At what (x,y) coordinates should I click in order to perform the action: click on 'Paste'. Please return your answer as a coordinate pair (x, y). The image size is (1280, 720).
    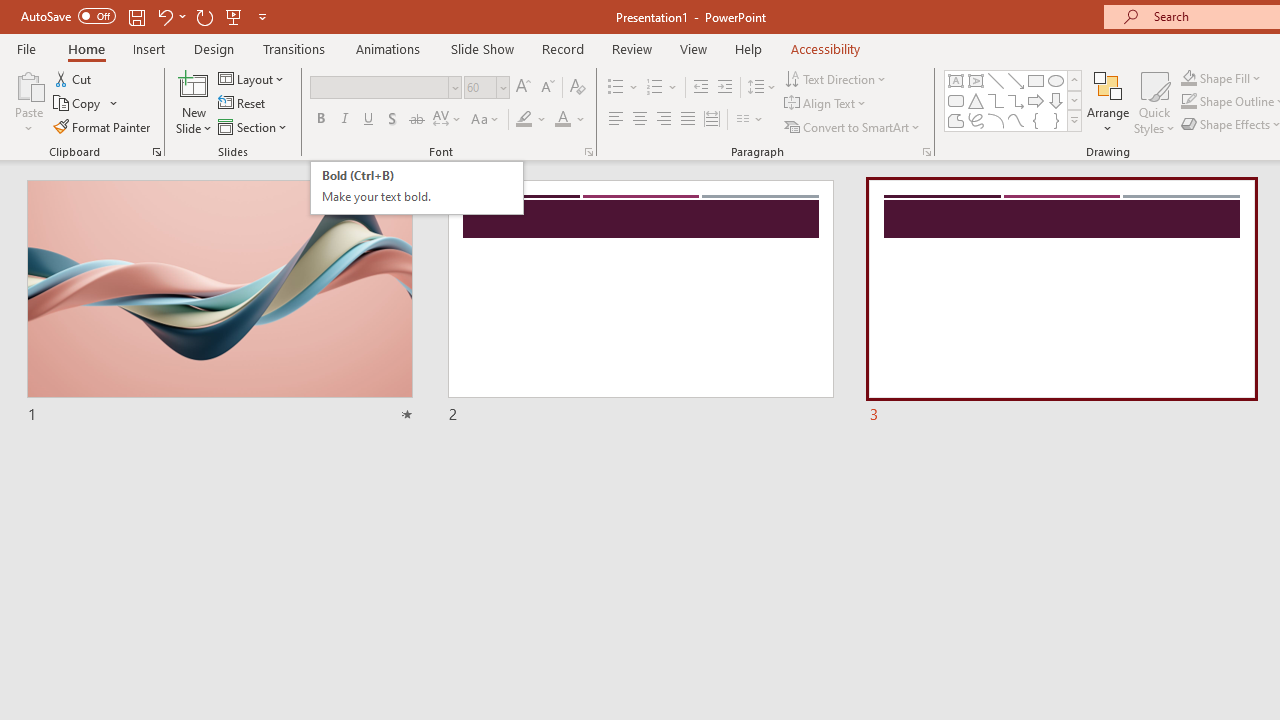
    Looking at the image, I should click on (28, 84).